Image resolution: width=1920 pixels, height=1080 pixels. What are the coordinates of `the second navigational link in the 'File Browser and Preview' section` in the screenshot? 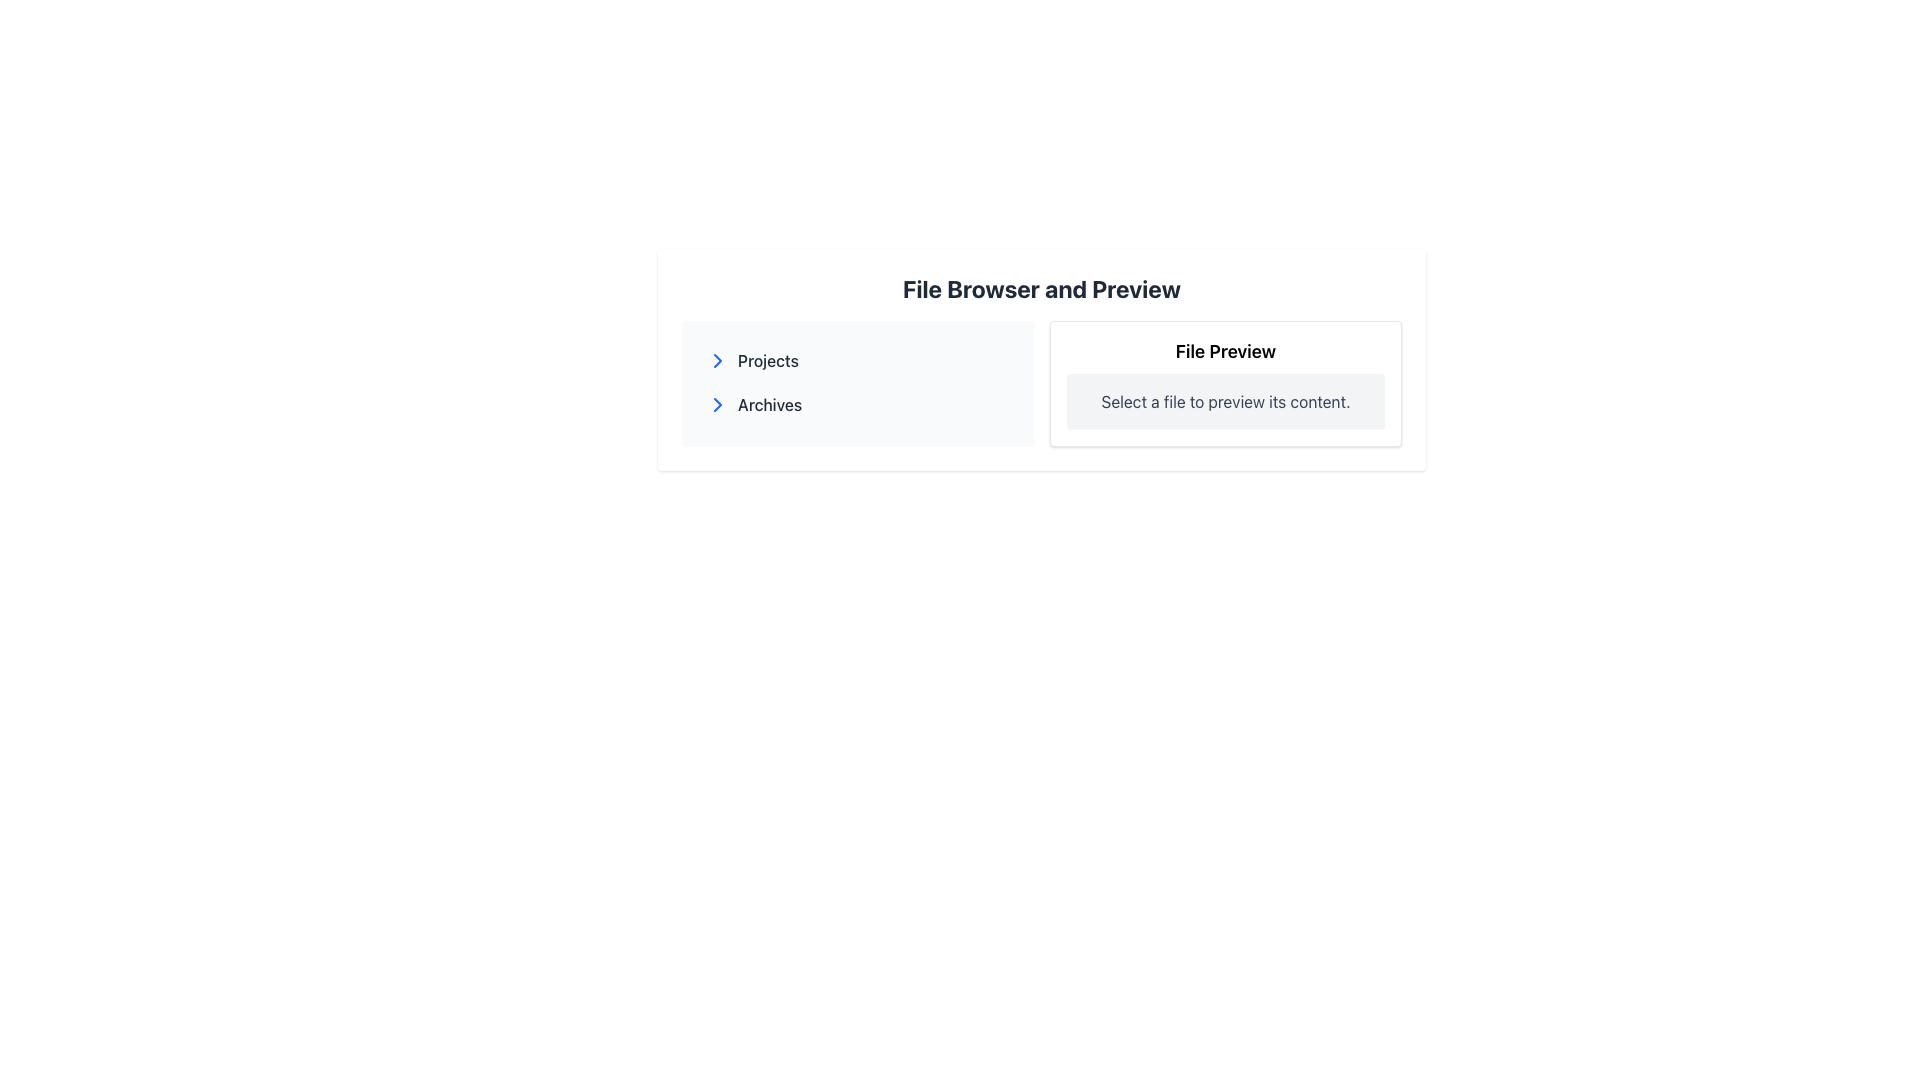 It's located at (858, 405).